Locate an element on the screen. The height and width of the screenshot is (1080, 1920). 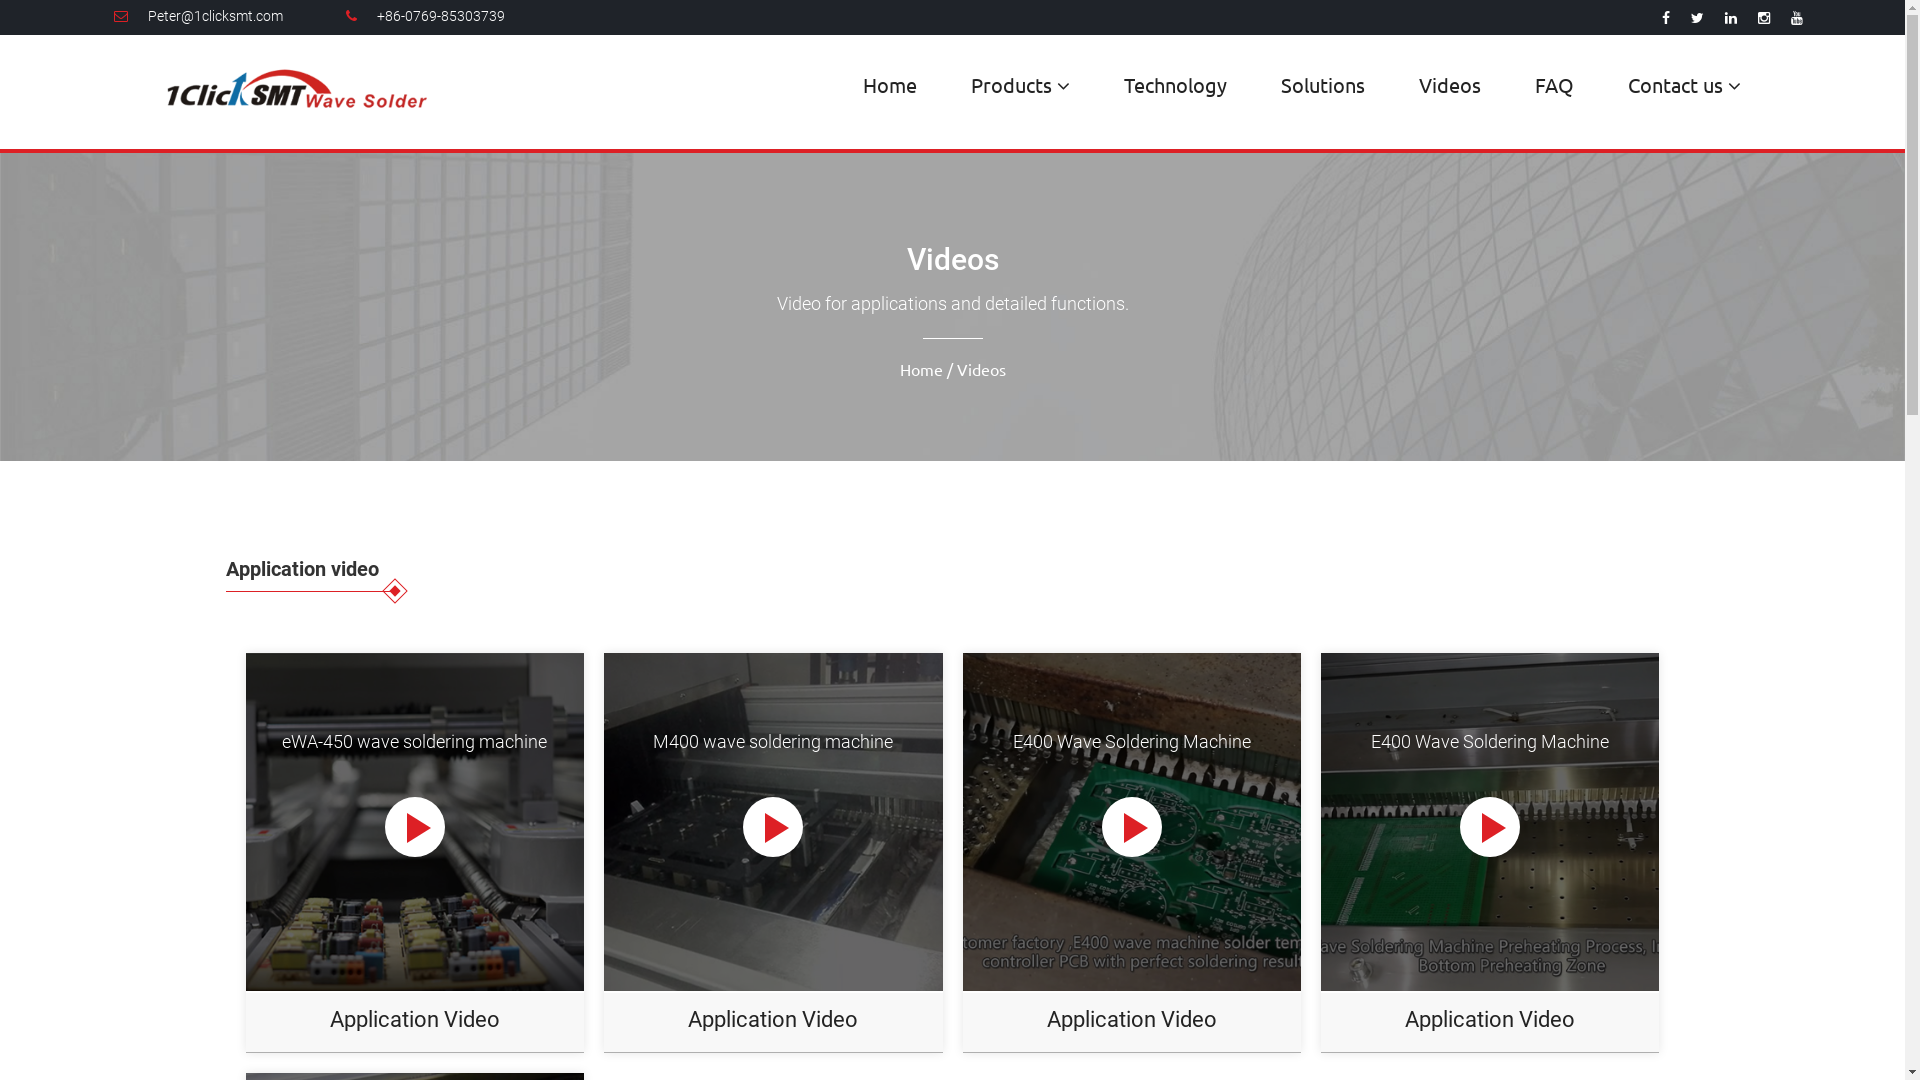
'Videos' is located at coordinates (1449, 83).